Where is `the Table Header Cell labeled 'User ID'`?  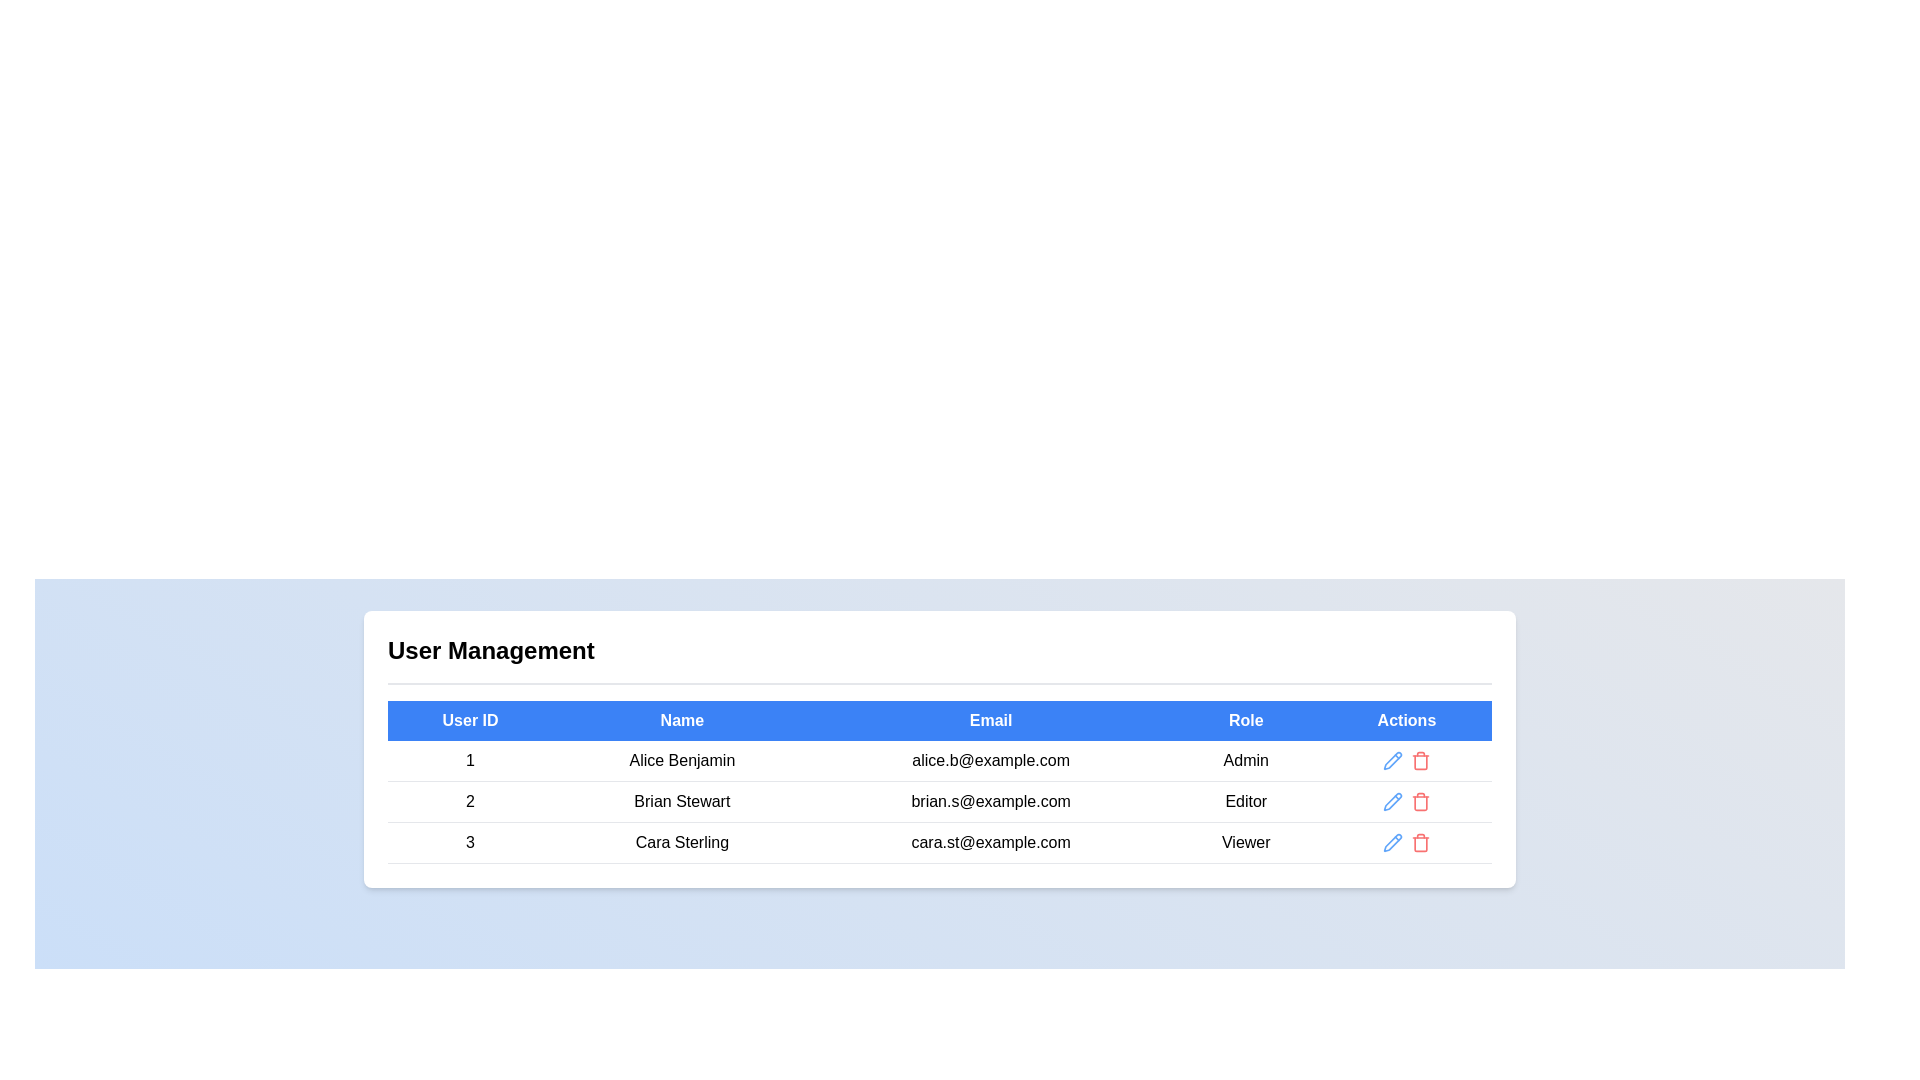 the Table Header Cell labeled 'User ID' is located at coordinates (469, 721).